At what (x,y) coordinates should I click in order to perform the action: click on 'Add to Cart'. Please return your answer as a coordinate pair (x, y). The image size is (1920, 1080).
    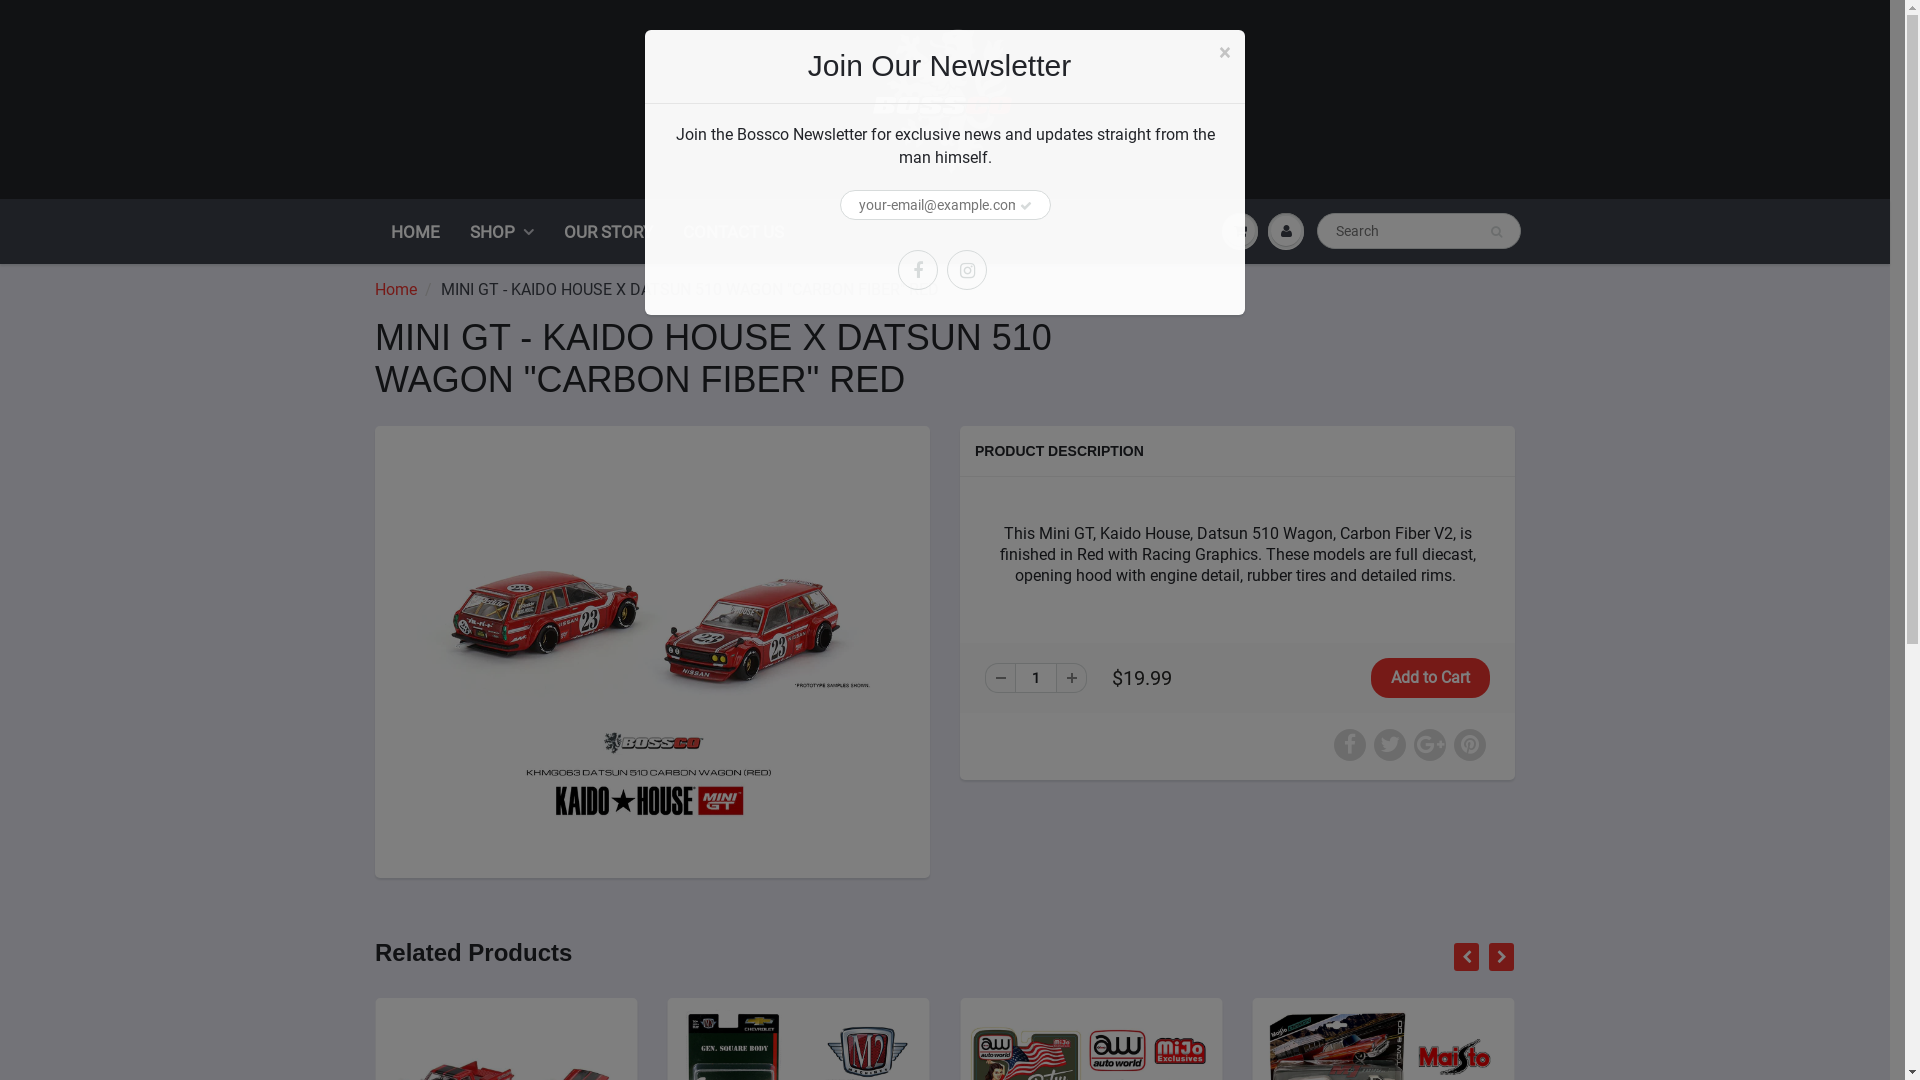
    Looking at the image, I should click on (1429, 677).